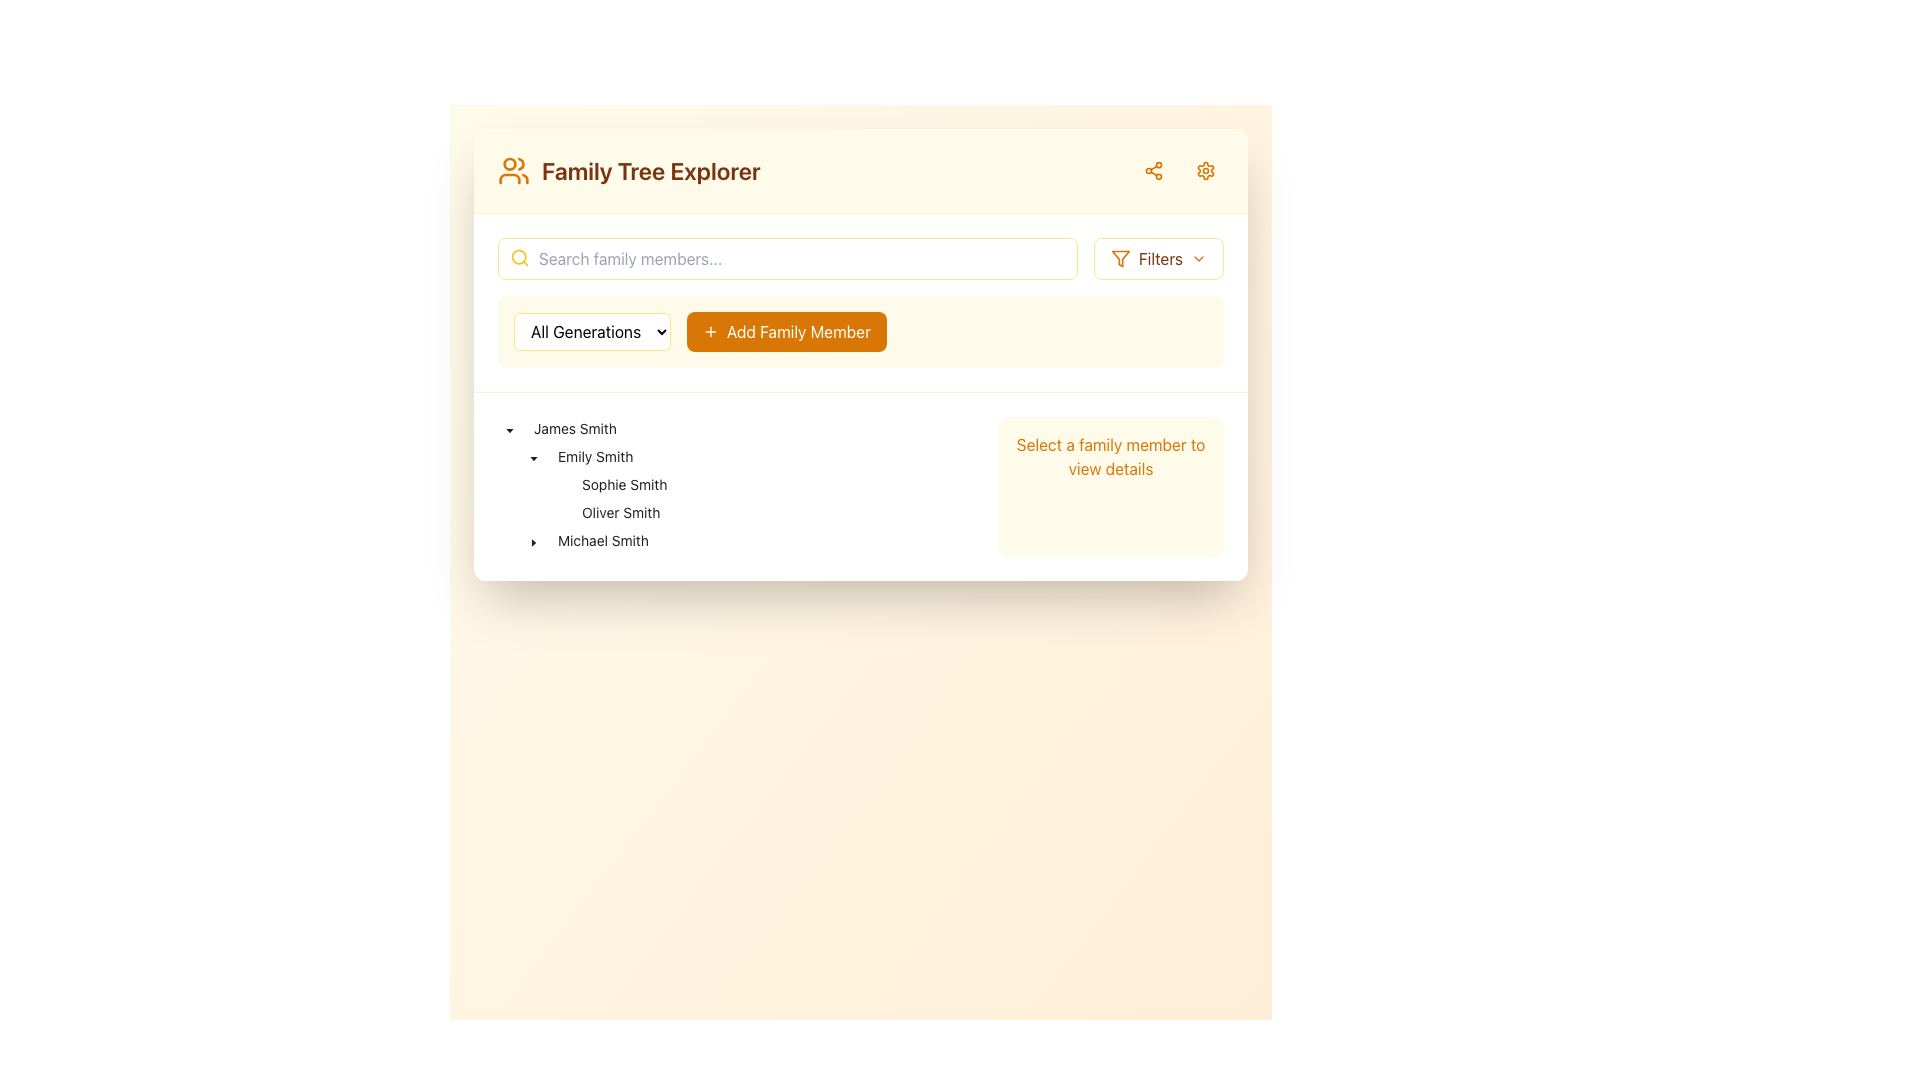 The height and width of the screenshot is (1080, 1920). What do you see at coordinates (533, 459) in the screenshot?
I see `the downward-facing caret icon toggle element` at bounding box center [533, 459].